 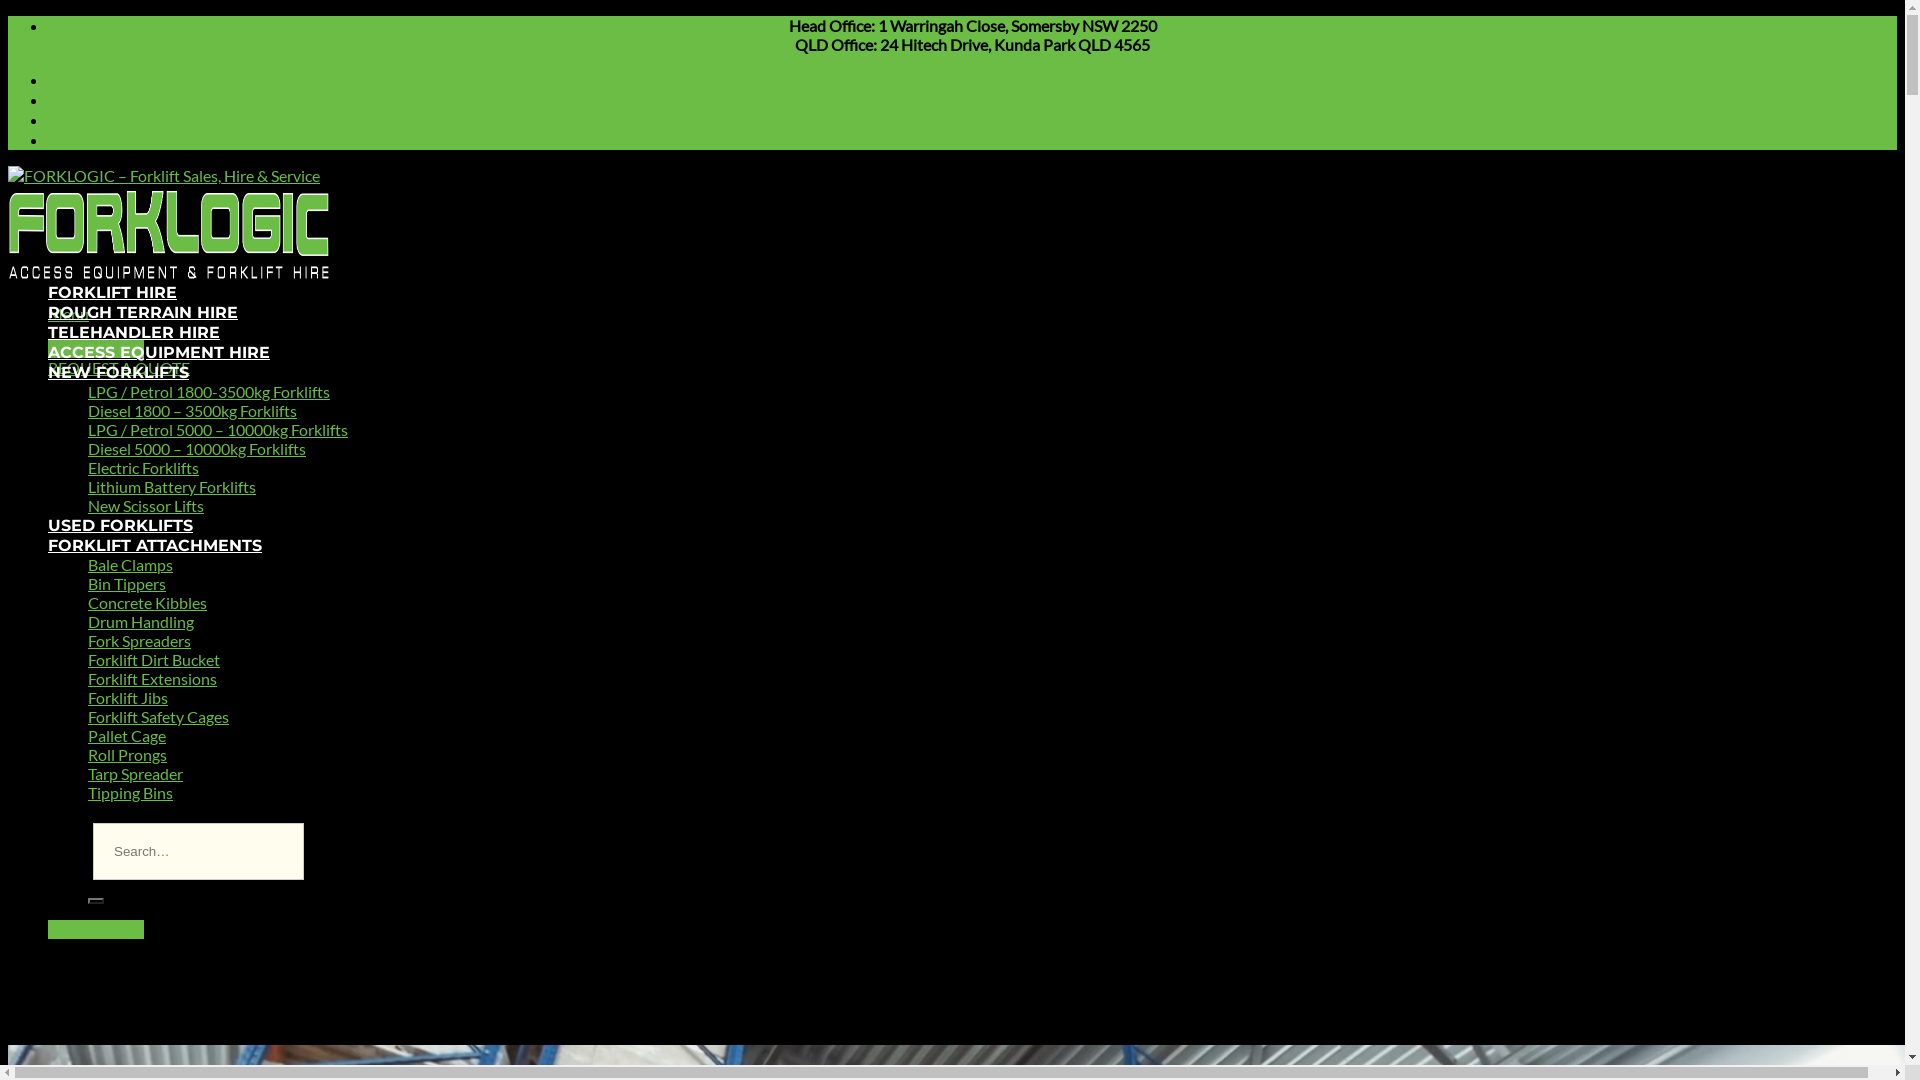 What do you see at coordinates (95, 901) in the screenshot?
I see `'Search'` at bounding box center [95, 901].